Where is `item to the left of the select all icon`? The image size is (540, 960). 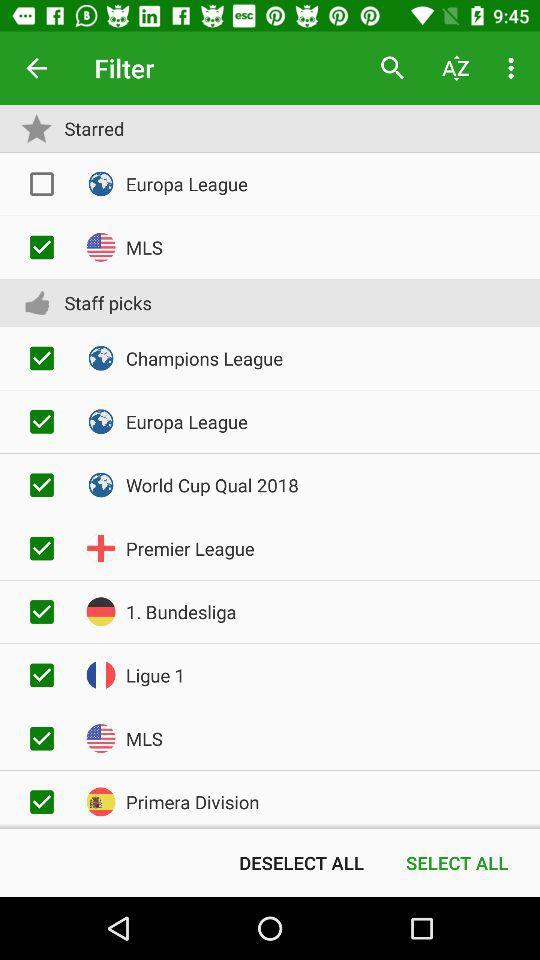 item to the left of the select all icon is located at coordinates (300, 861).